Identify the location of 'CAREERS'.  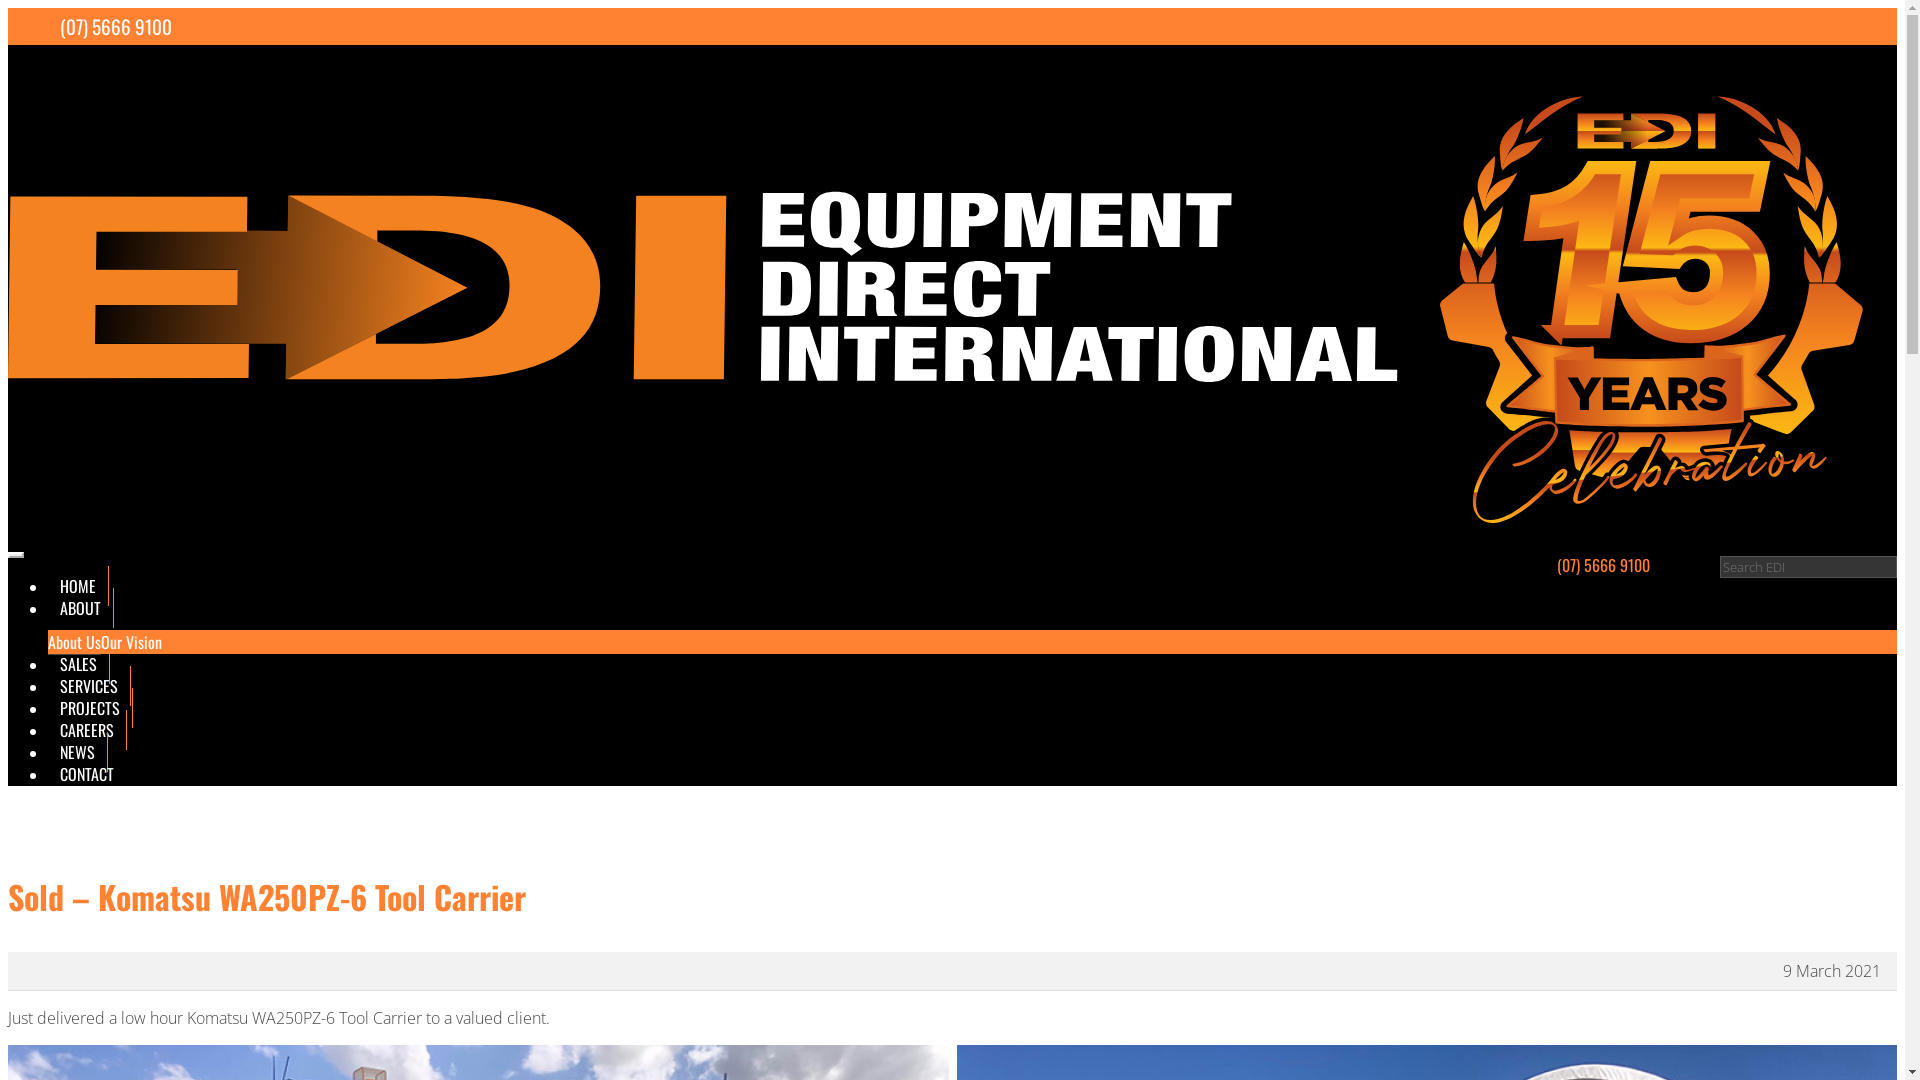
(86, 729).